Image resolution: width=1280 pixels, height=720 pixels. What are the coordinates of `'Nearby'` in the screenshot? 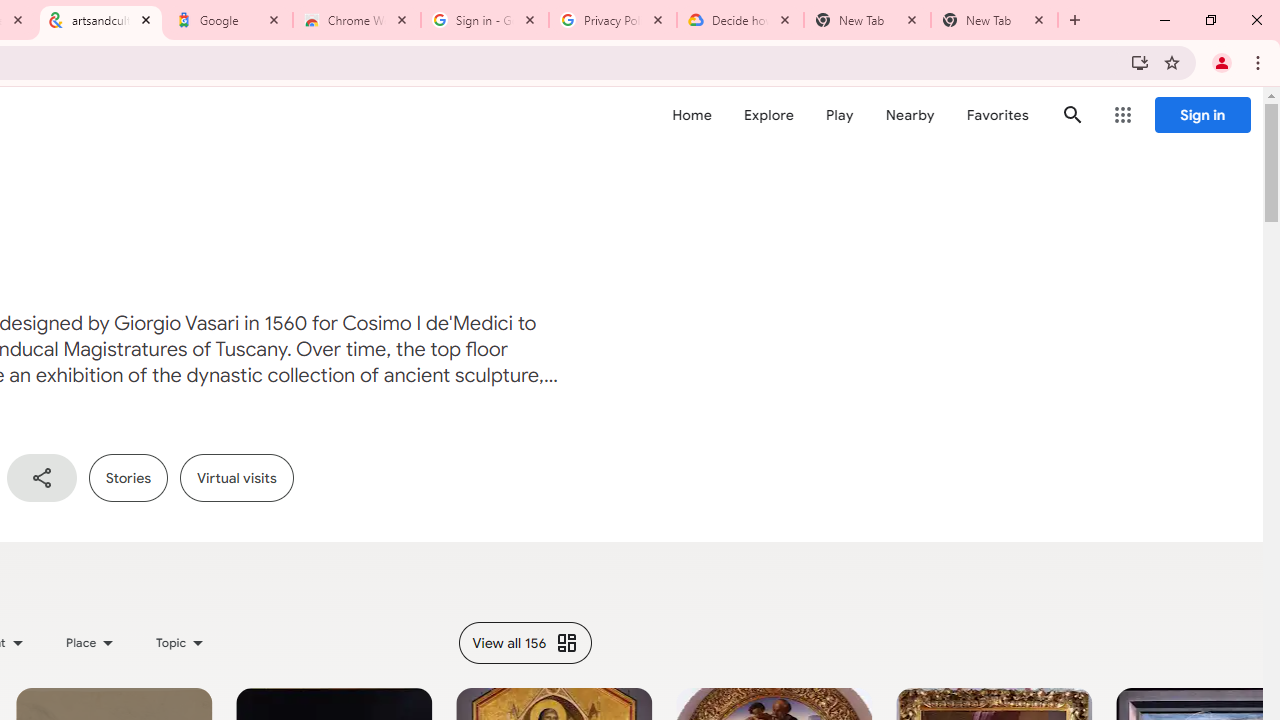 It's located at (909, 115).